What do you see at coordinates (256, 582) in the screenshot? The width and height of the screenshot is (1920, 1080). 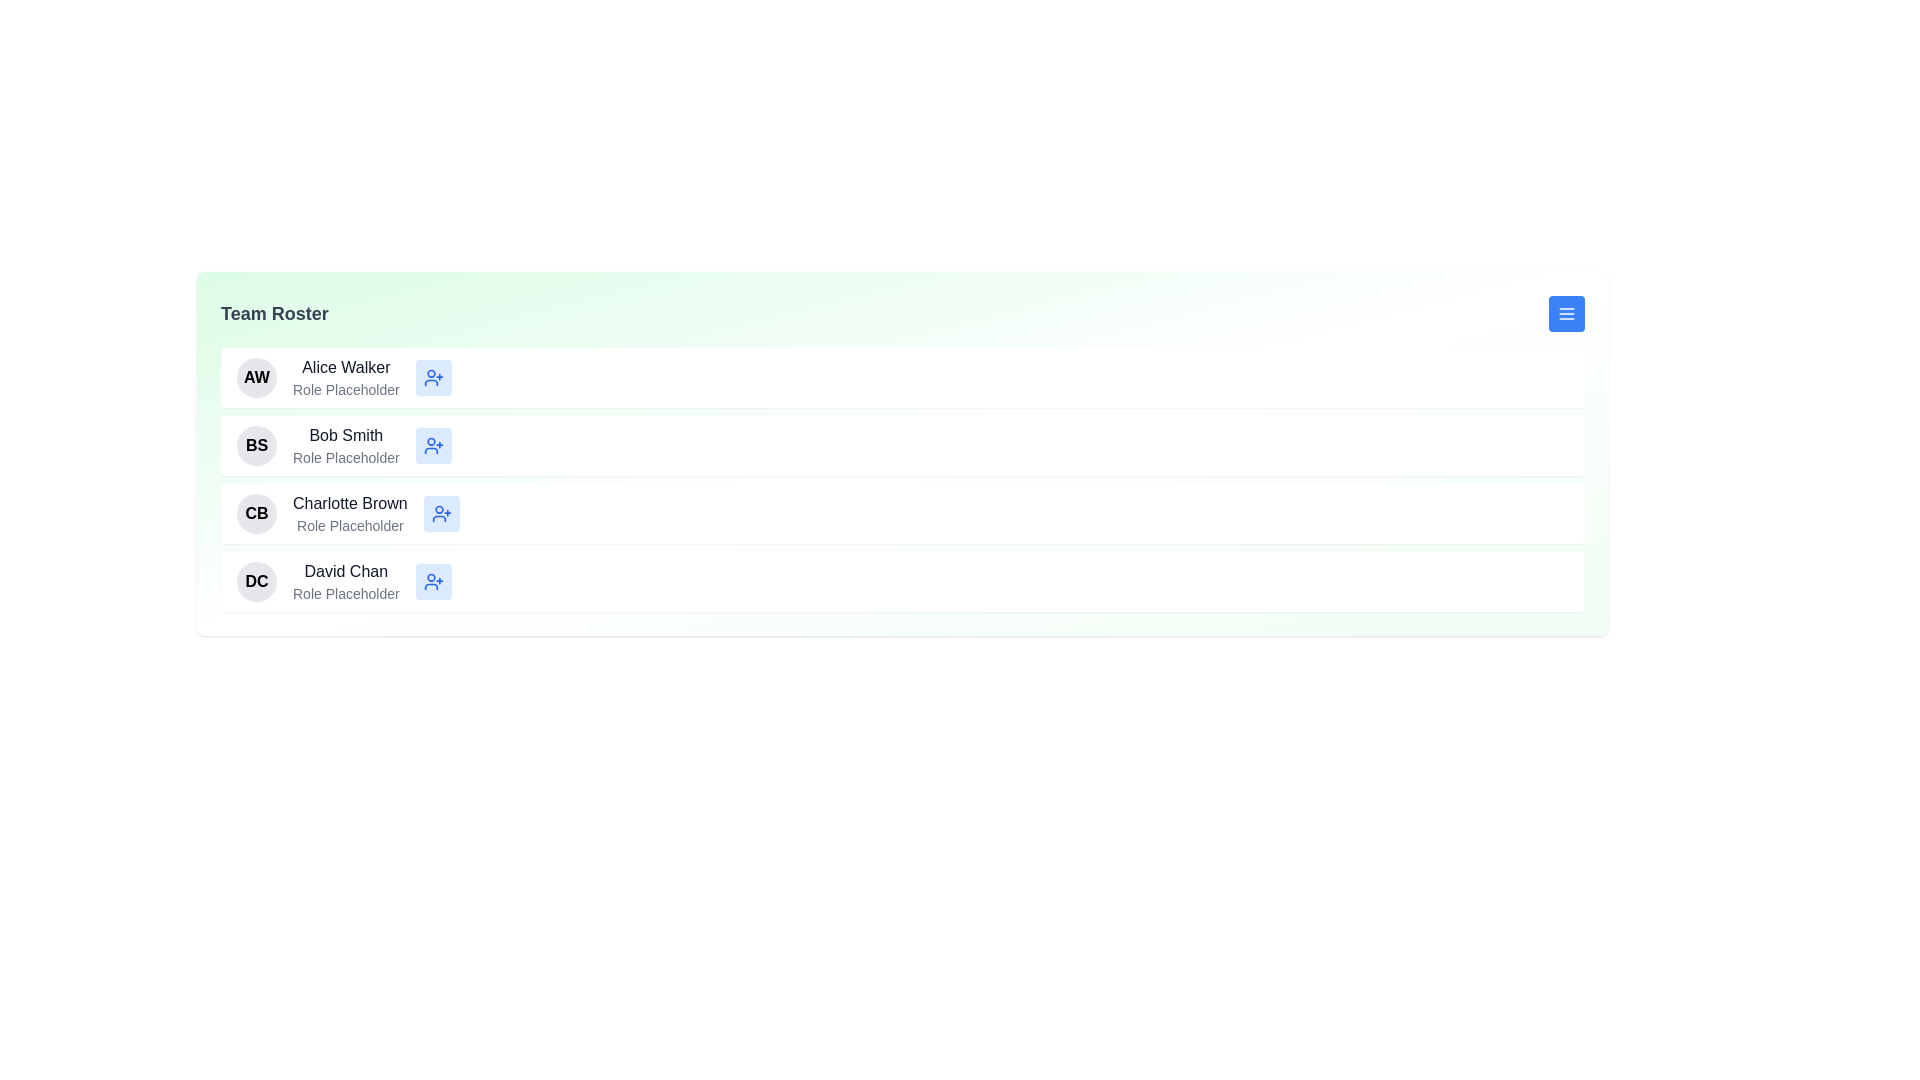 I see `the profile icon for 'David Chan', located in the fourth row of the user list, which is the leftmost icon adjacent to the text 'David Chan' and 'Role Placeholder'` at bounding box center [256, 582].